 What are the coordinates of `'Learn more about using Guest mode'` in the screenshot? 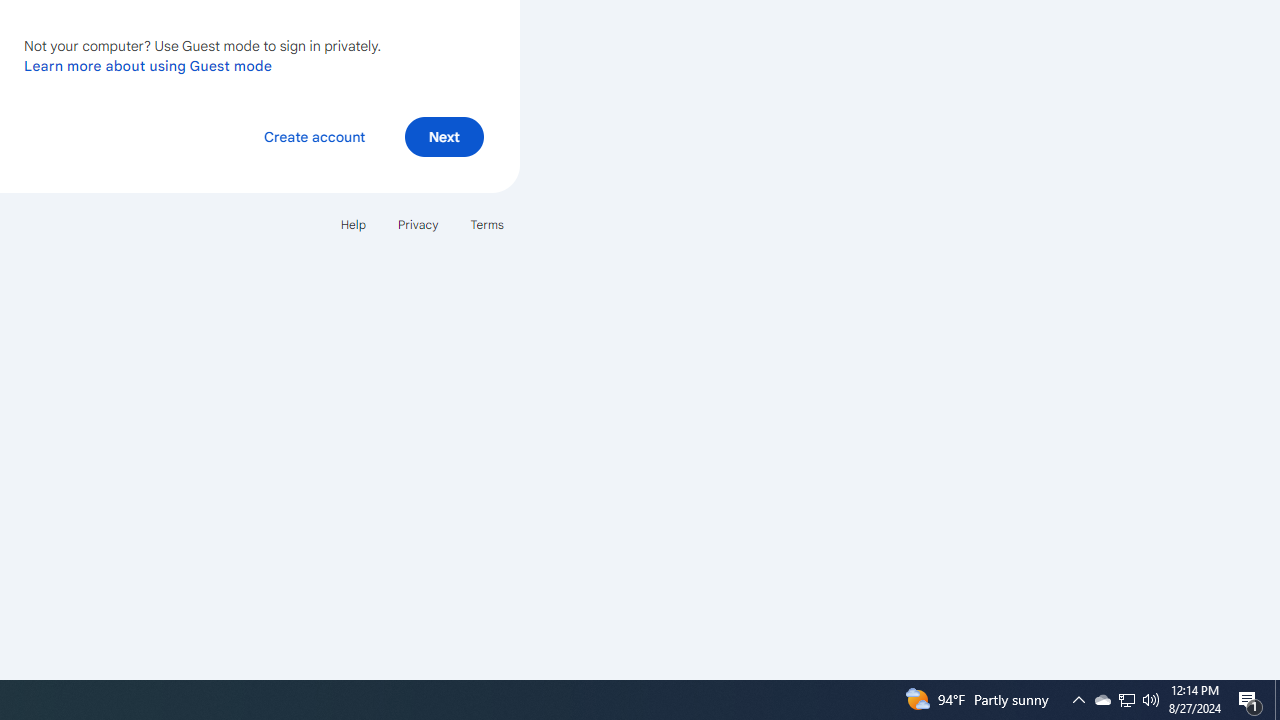 It's located at (147, 64).